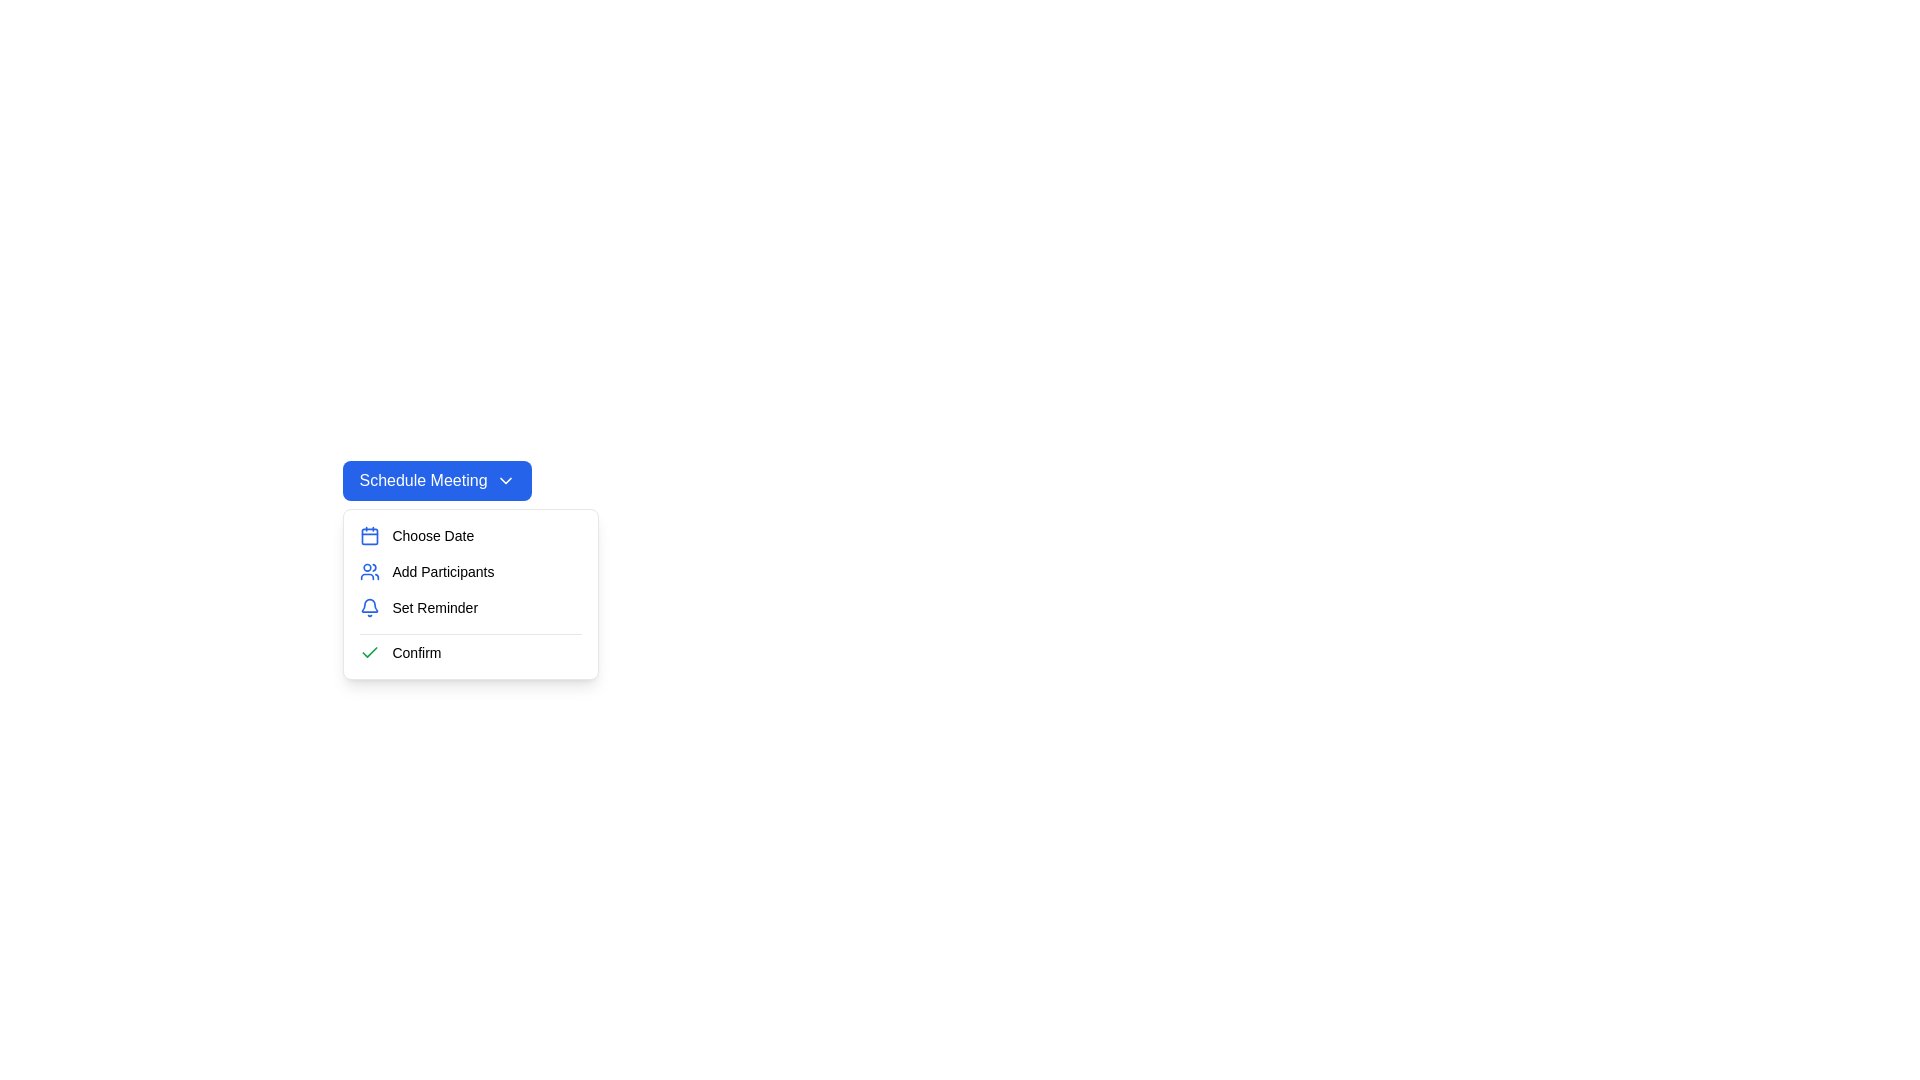 This screenshot has height=1080, width=1920. Describe the element at coordinates (370, 652) in the screenshot. I see `the checkmark icon located next to the 'Confirm' item in the dropdown menu to indicate a successful action` at that location.